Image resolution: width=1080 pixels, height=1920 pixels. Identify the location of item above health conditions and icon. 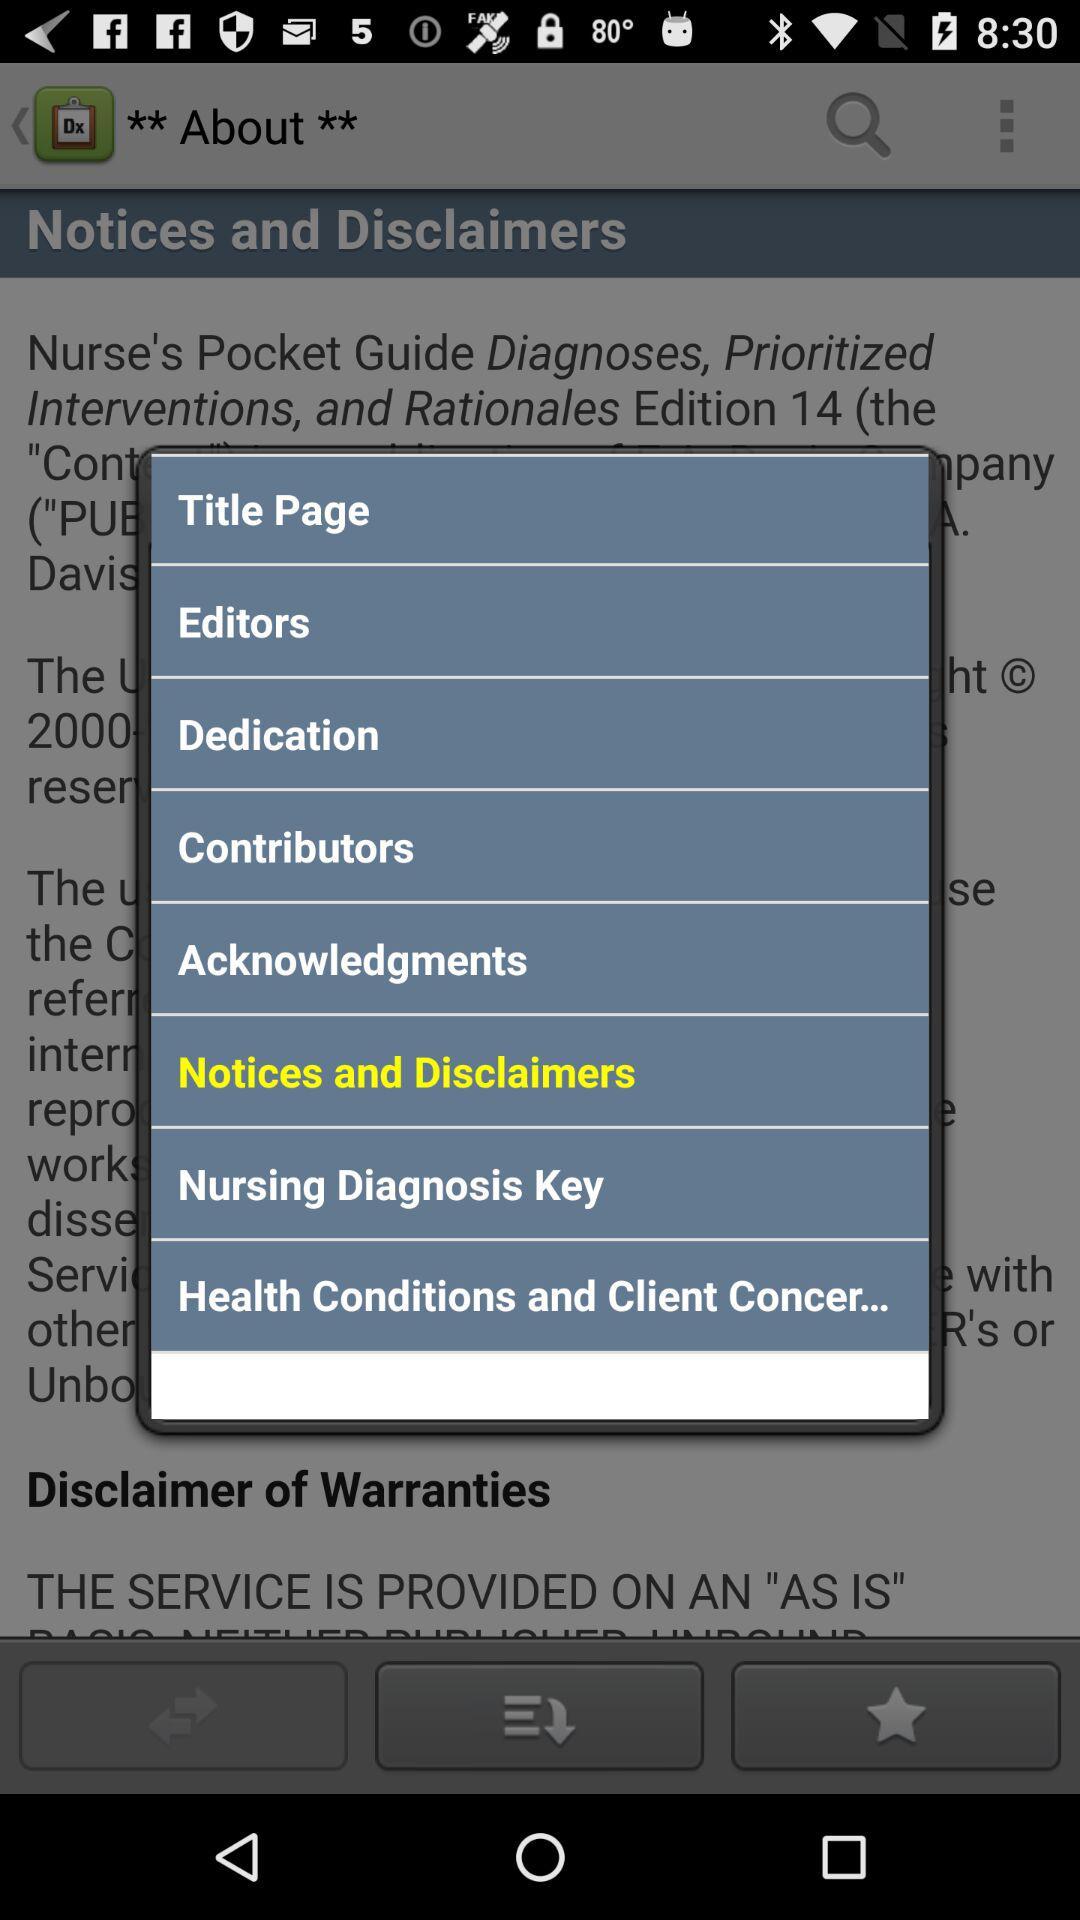
(540, 1183).